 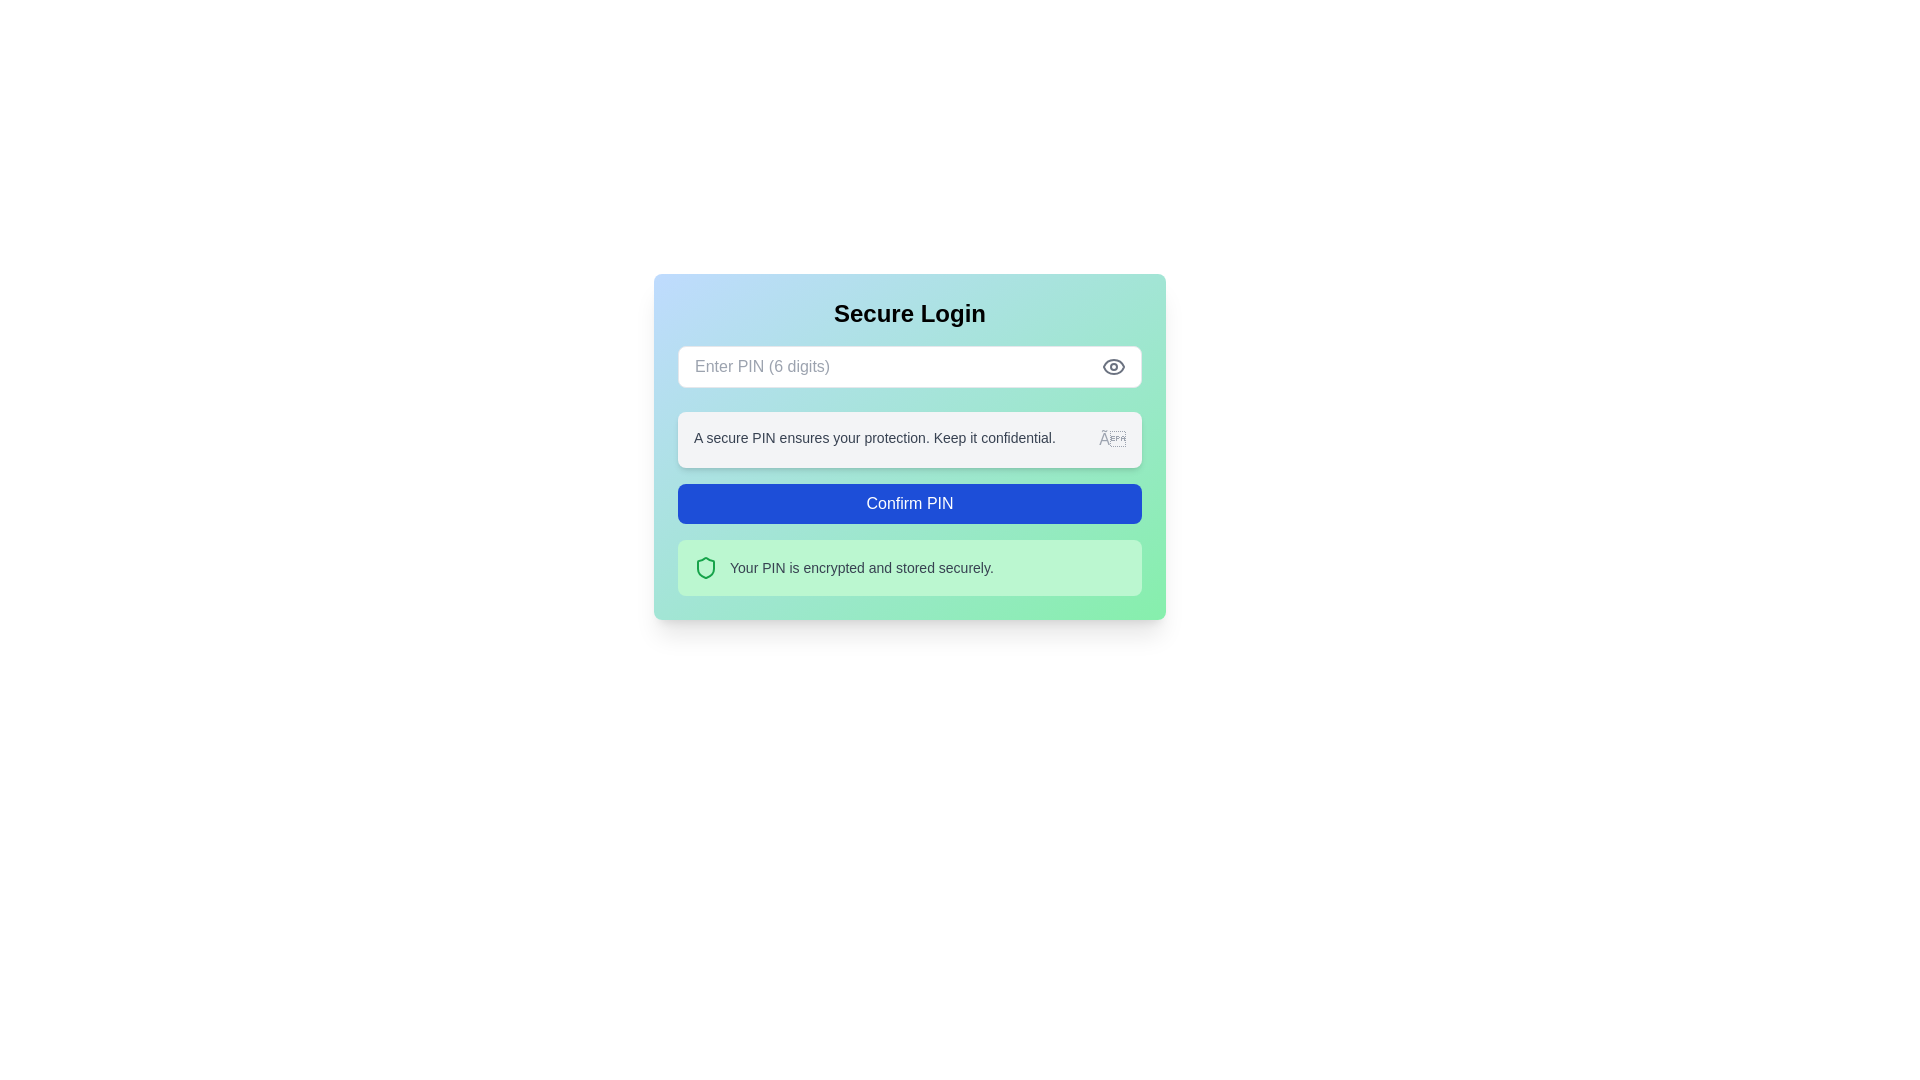 What do you see at coordinates (909, 567) in the screenshot?
I see `the informational message box that provides details about the security of the user's PIN, located below the 'Confirm PIN' button` at bounding box center [909, 567].